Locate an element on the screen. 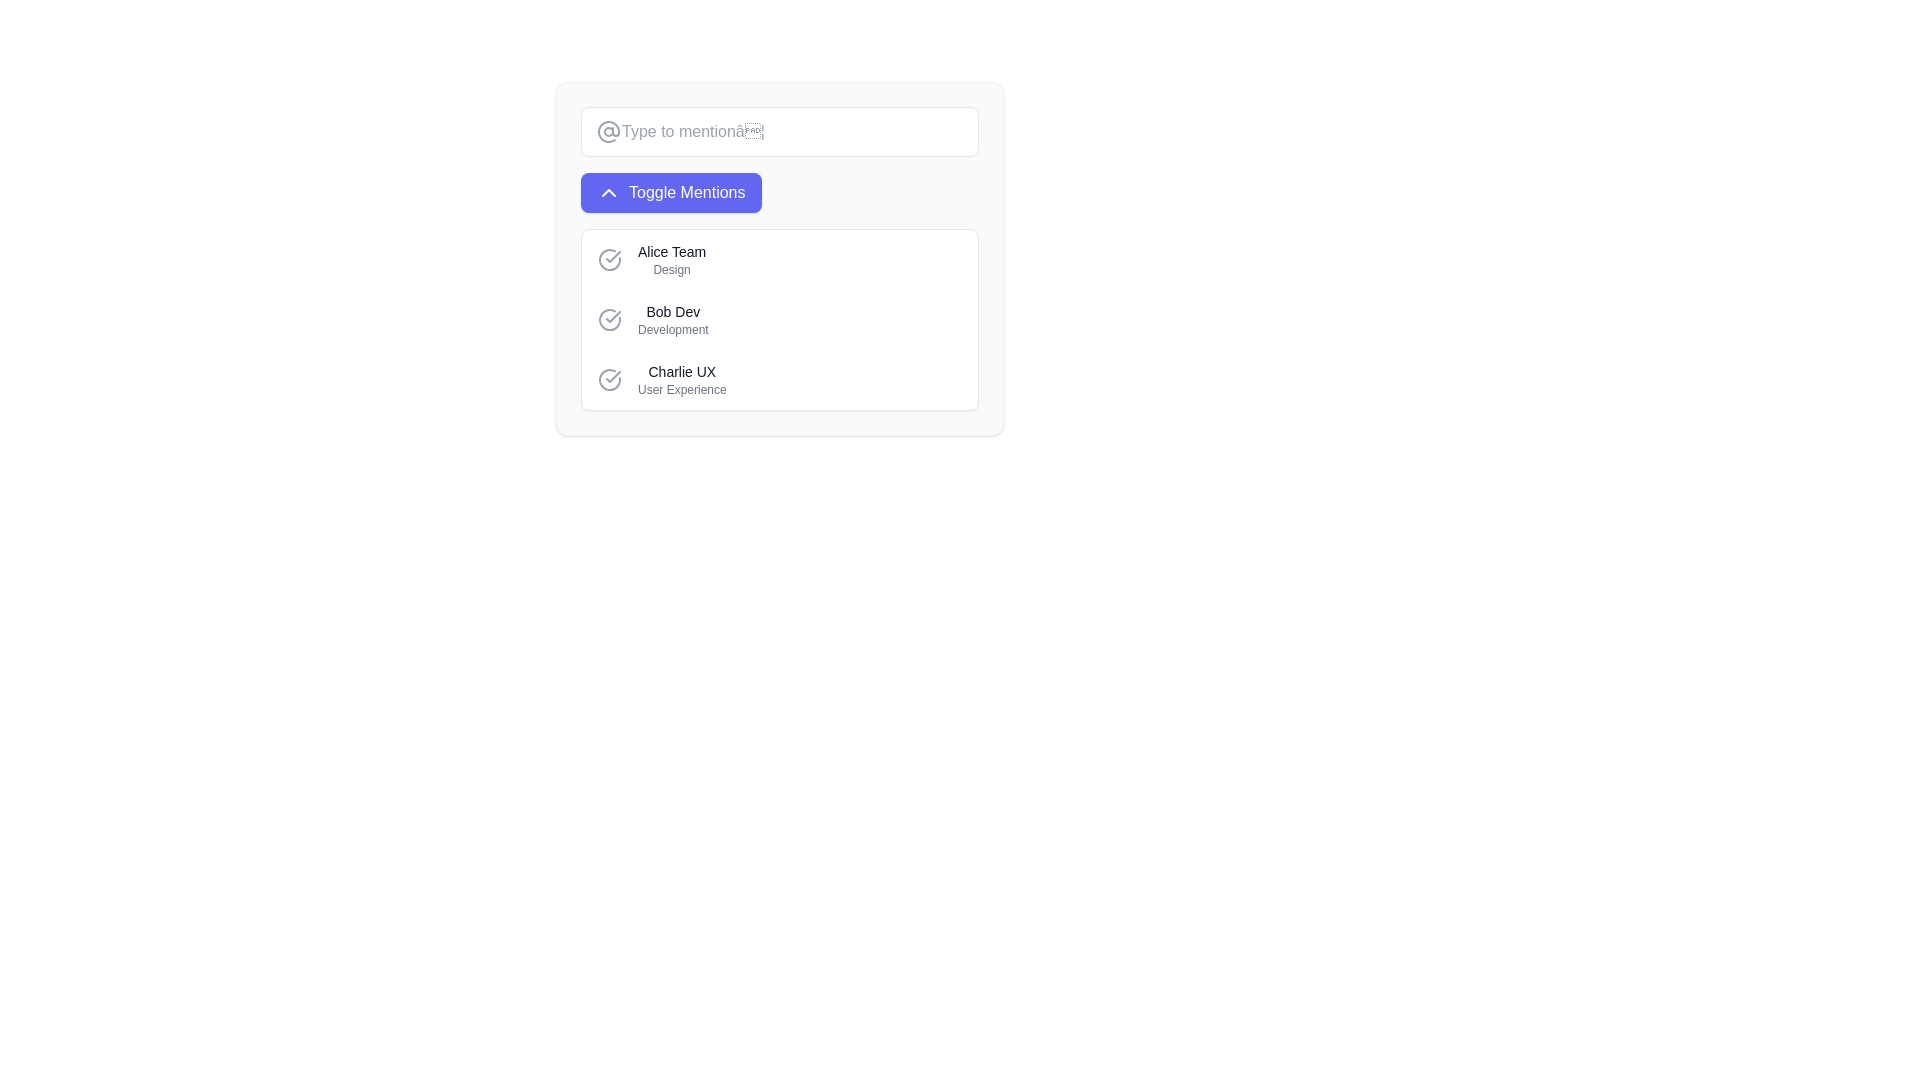  the toggle button located at the top middle of the interface, which allows users to expand or collapse a section for mentions or related content is located at coordinates (671, 192).